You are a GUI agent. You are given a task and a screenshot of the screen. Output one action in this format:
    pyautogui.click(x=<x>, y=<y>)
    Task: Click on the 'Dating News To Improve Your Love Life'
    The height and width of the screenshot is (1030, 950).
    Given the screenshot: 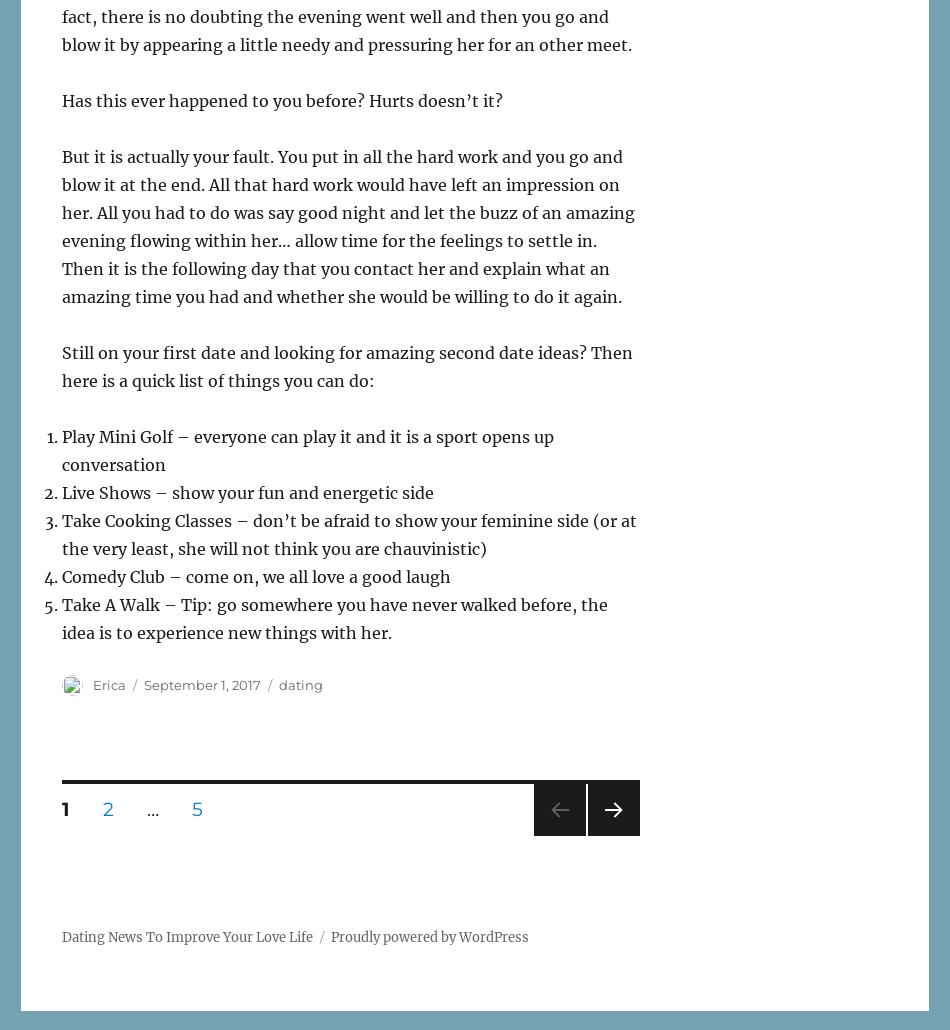 What is the action you would take?
    pyautogui.click(x=62, y=937)
    